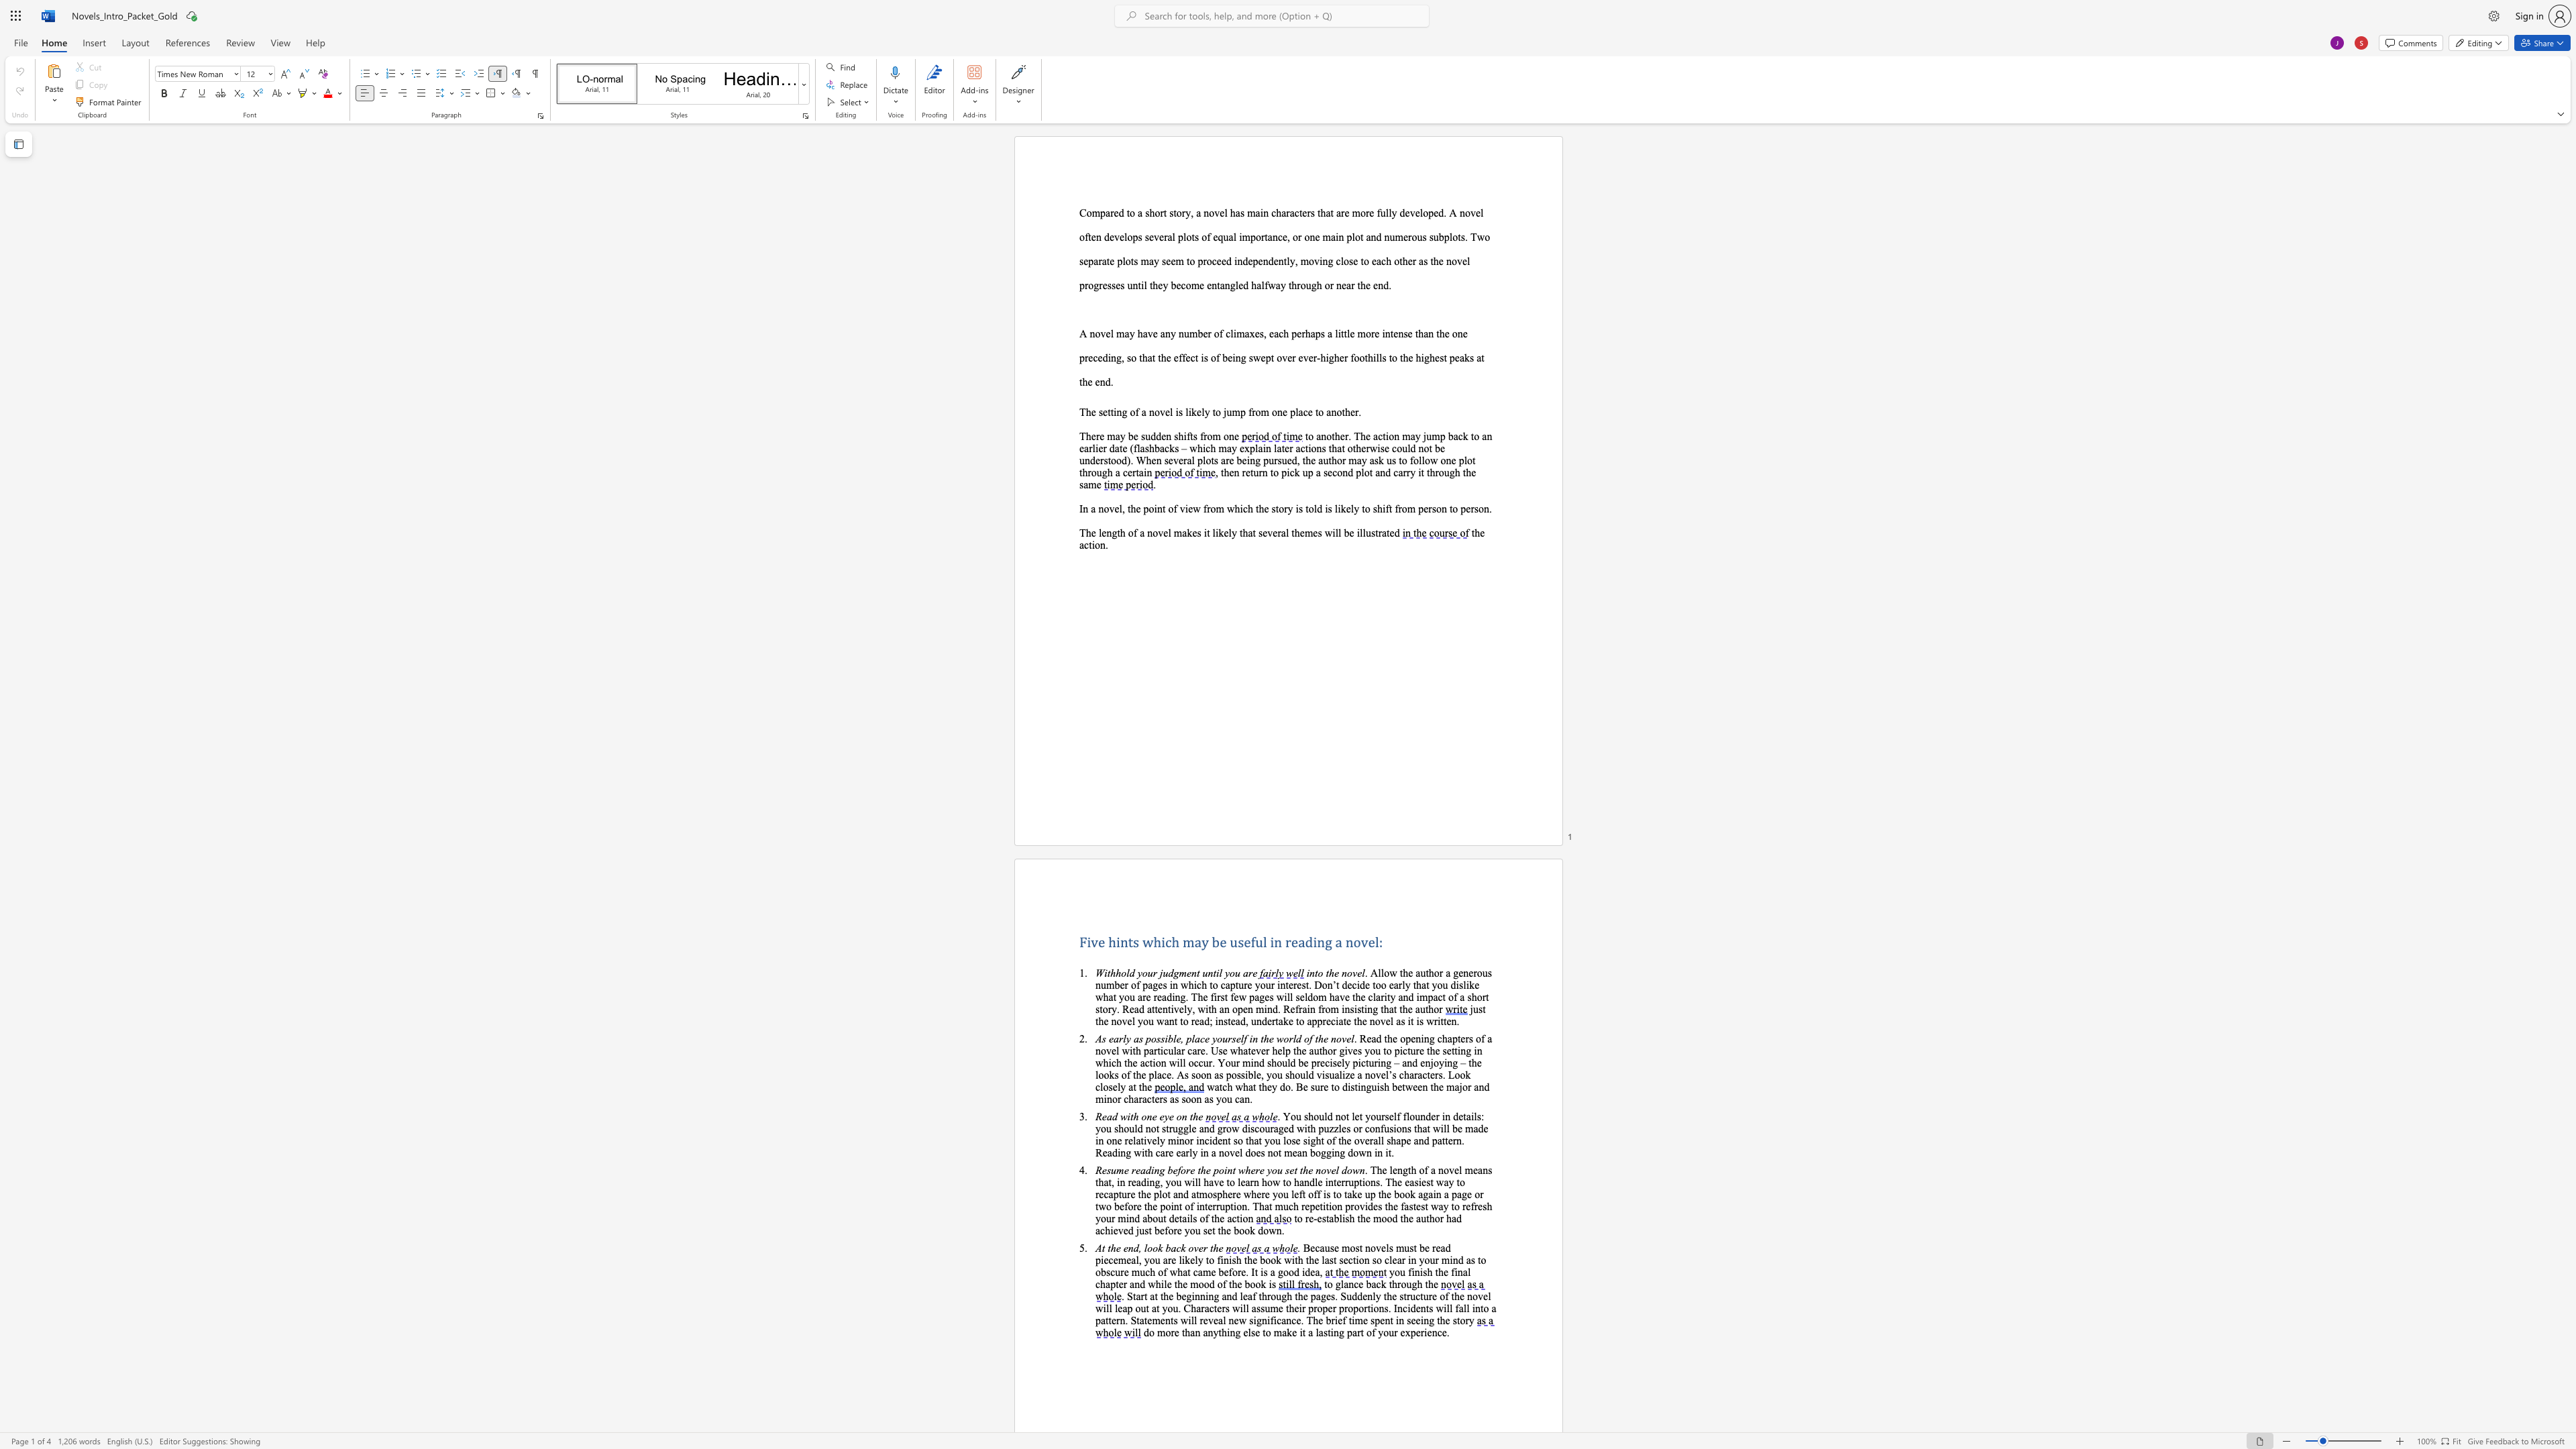  What do you see at coordinates (1119, 996) in the screenshot?
I see `the subset text "you are reading. The first few pages will seldom have" within the text "decide too early that you dislike what you are reading. The first few pages will seldom have the clarity and impact of a short story. Read attentively, with an open mind. Refrain from insisting that the author"` at bounding box center [1119, 996].